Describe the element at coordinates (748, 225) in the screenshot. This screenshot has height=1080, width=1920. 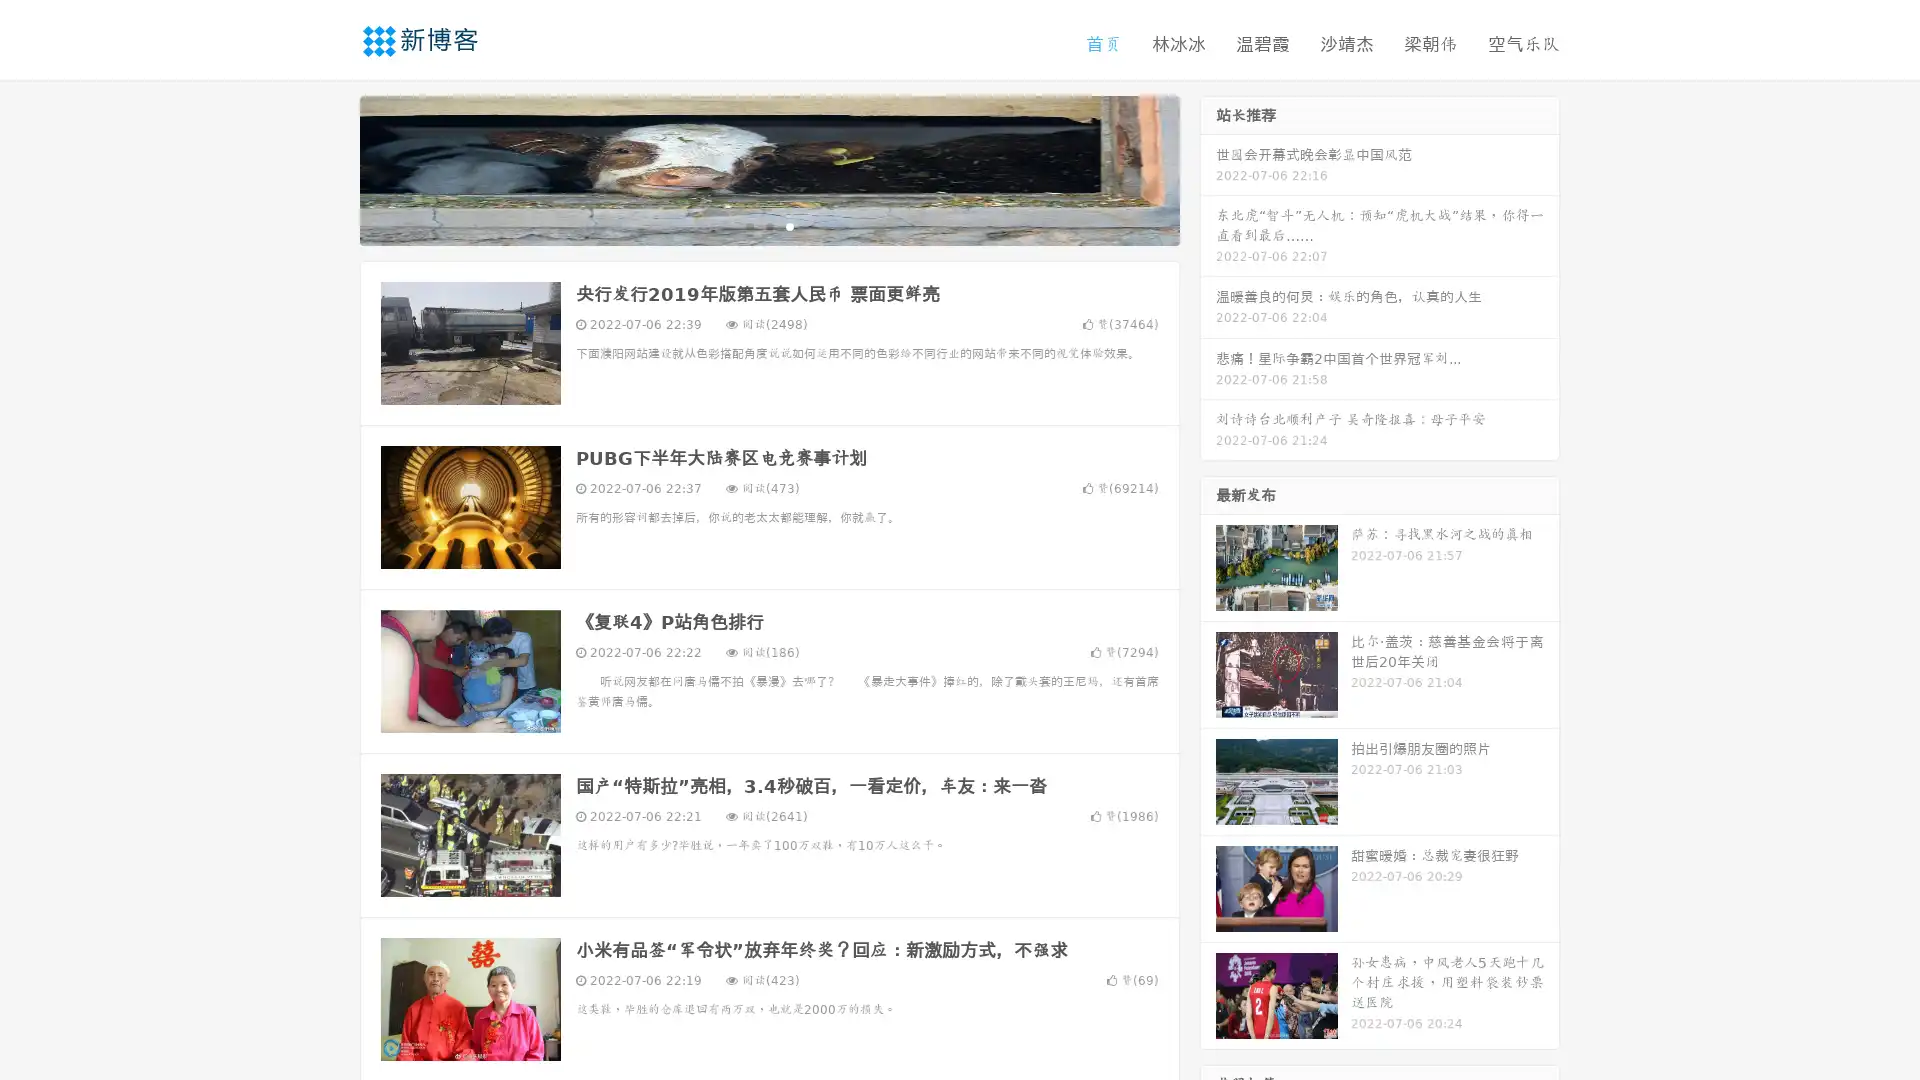
I see `Go to slide 1` at that location.